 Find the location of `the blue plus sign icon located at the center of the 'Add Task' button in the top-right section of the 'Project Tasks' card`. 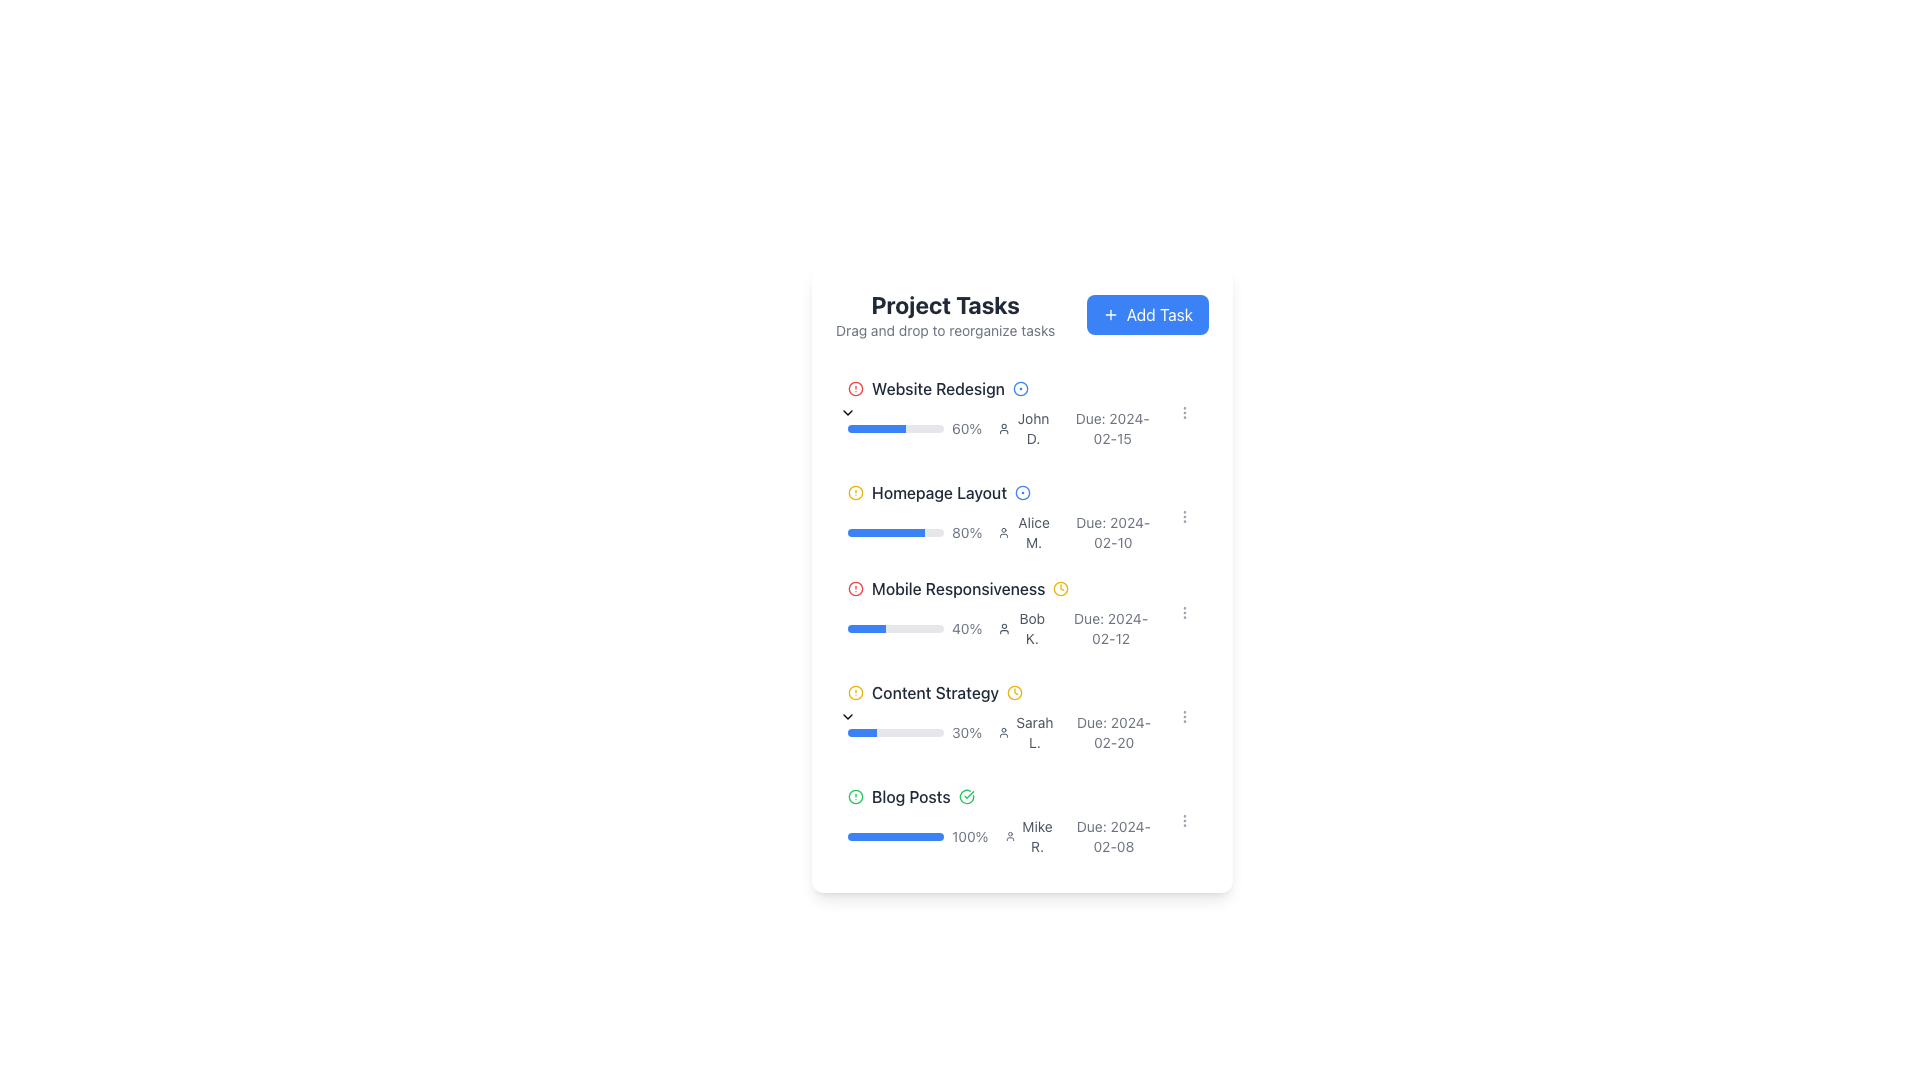

the blue plus sign icon located at the center of the 'Add Task' button in the top-right section of the 'Project Tasks' card is located at coordinates (1109, 315).